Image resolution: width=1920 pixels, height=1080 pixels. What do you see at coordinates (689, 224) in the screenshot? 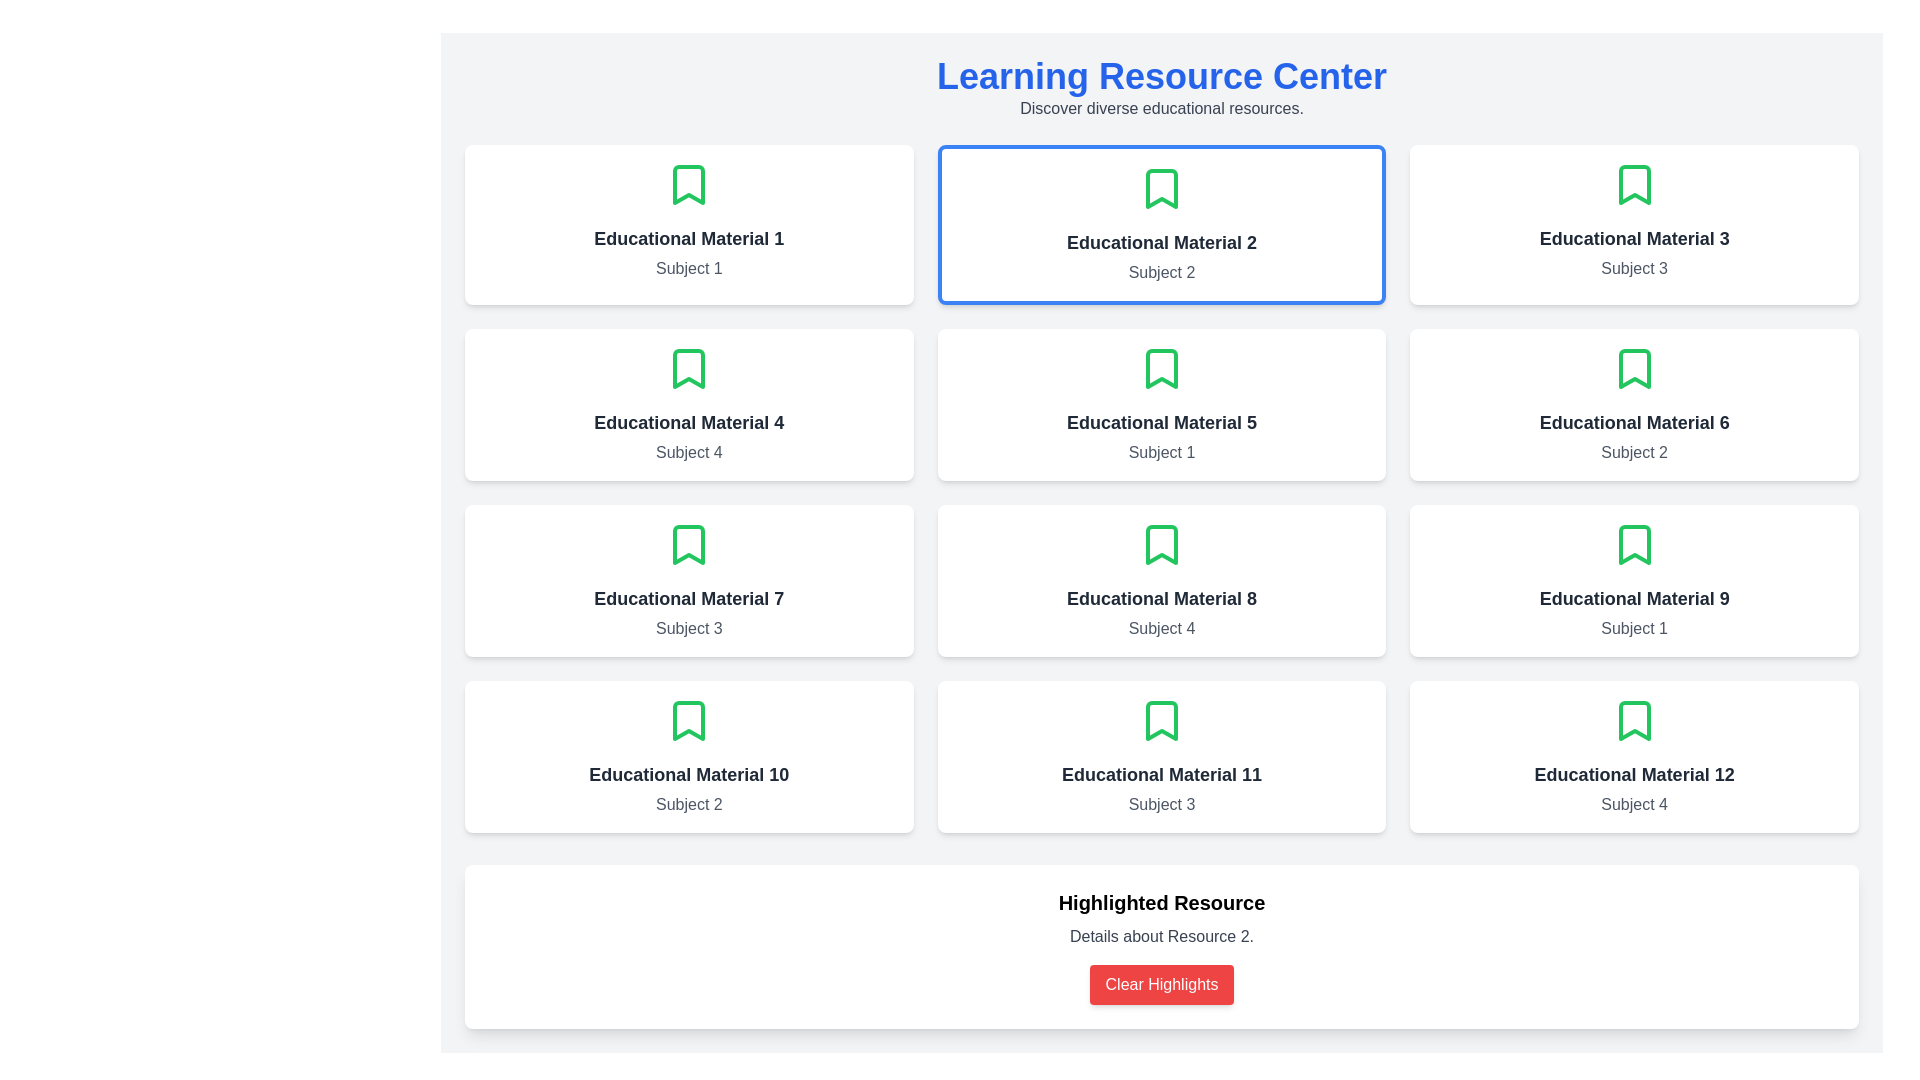
I see `the informational card that represents a specific educational material located in the first column of the first row within a grid layout` at bounding box center [689, 224].